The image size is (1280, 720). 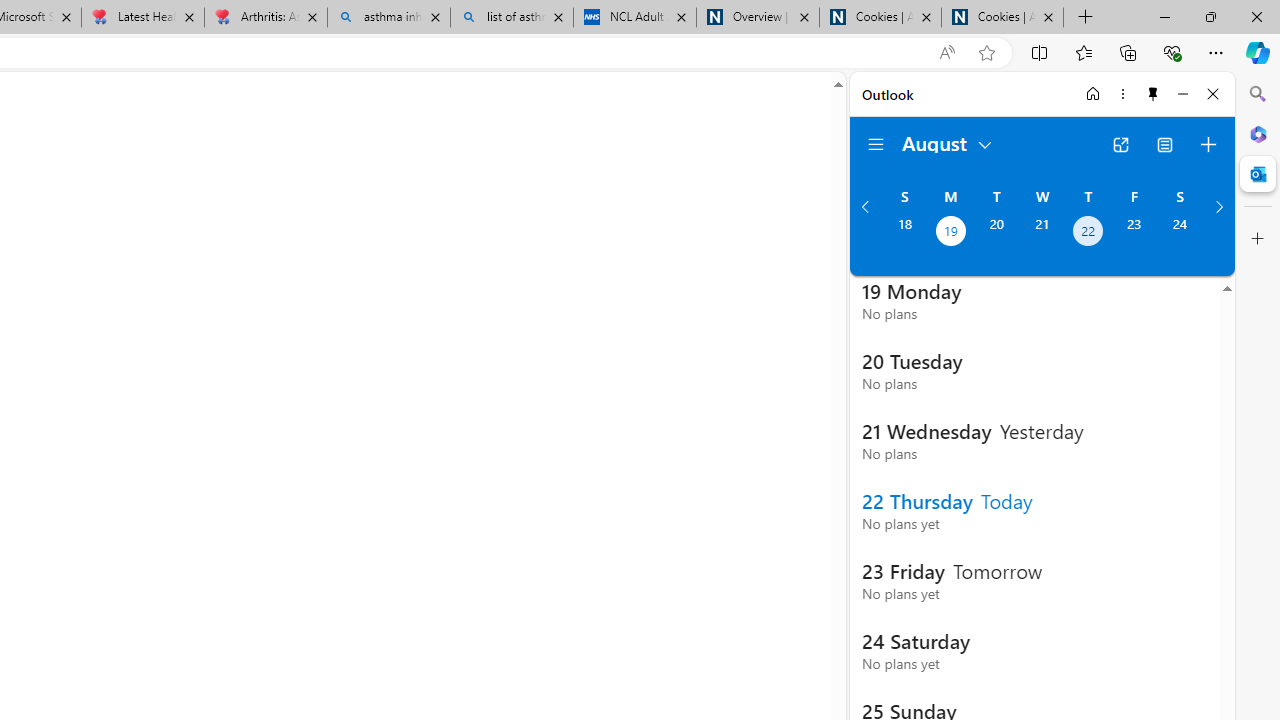 I want to click on 'Folder navigation', so click(x=876, y=144).